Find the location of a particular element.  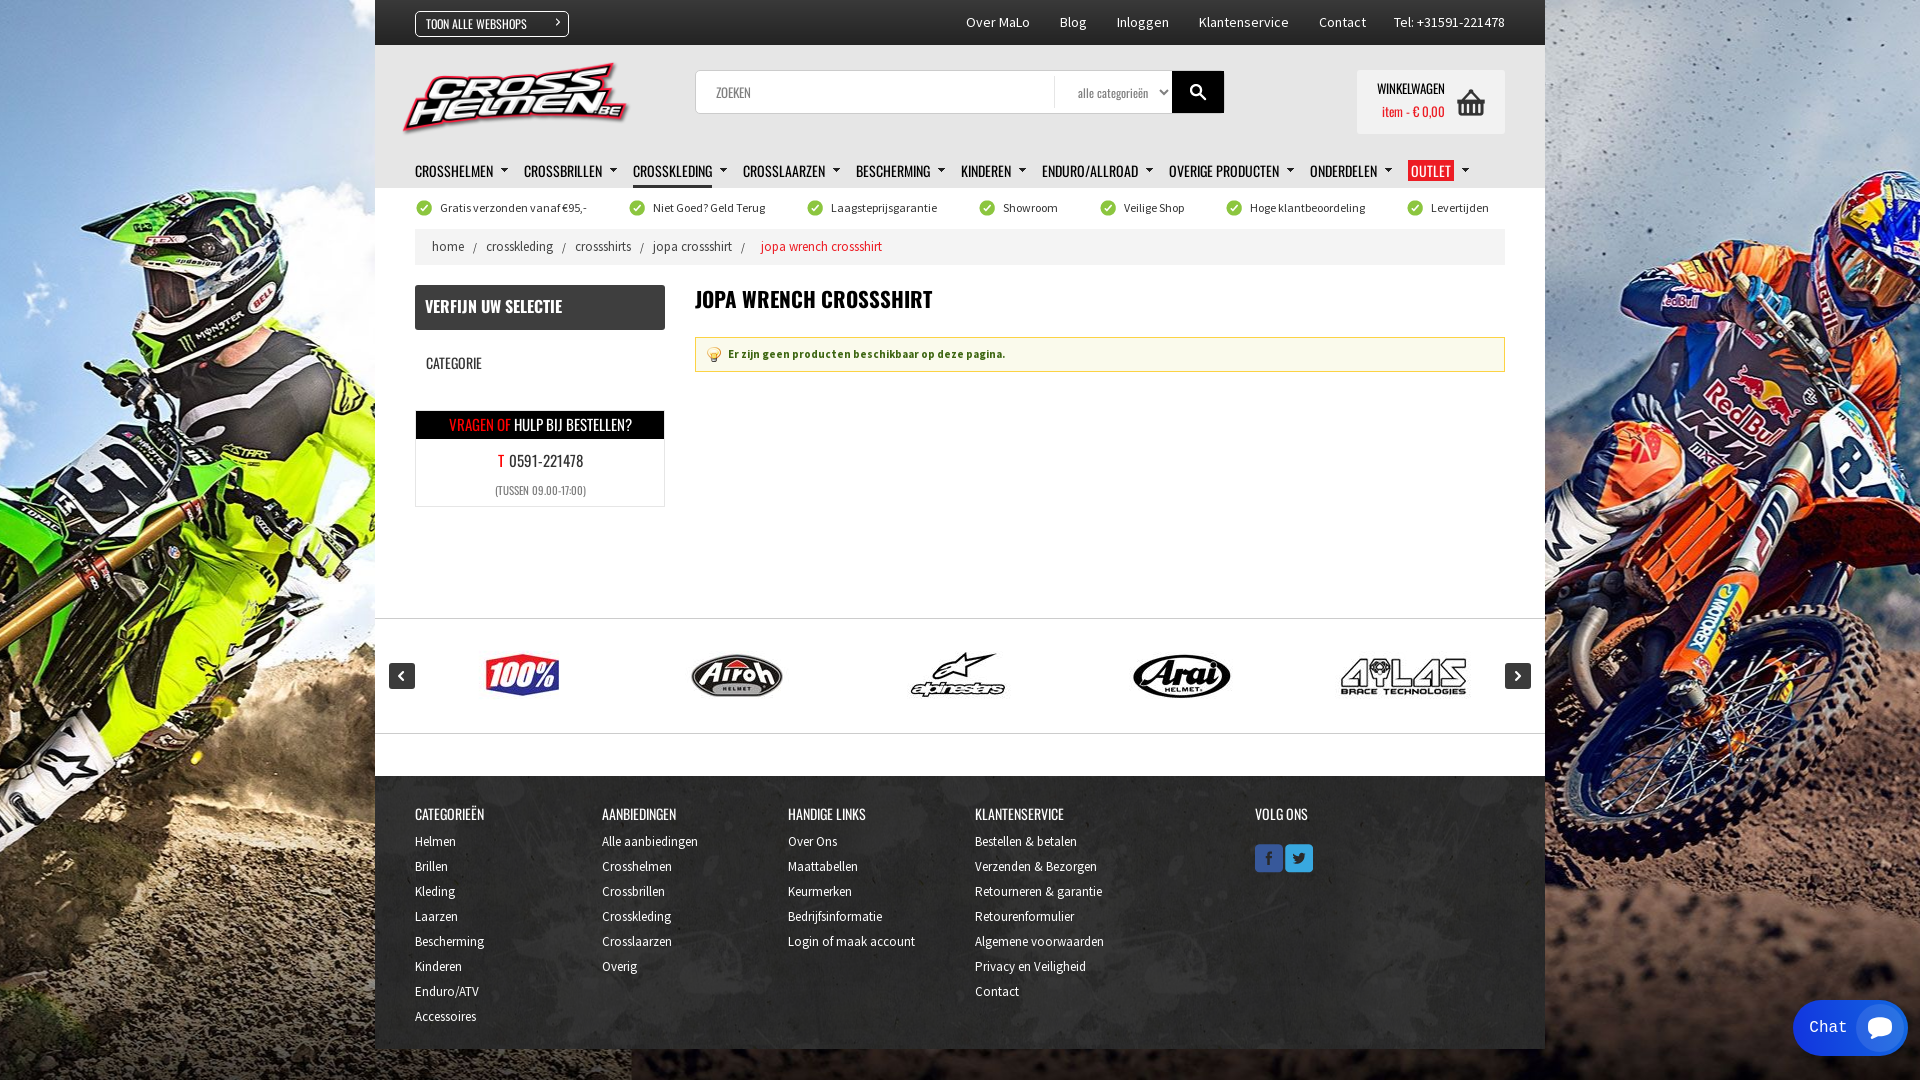

'CROSSLAARZEN' is located at coordinates (742, 169).